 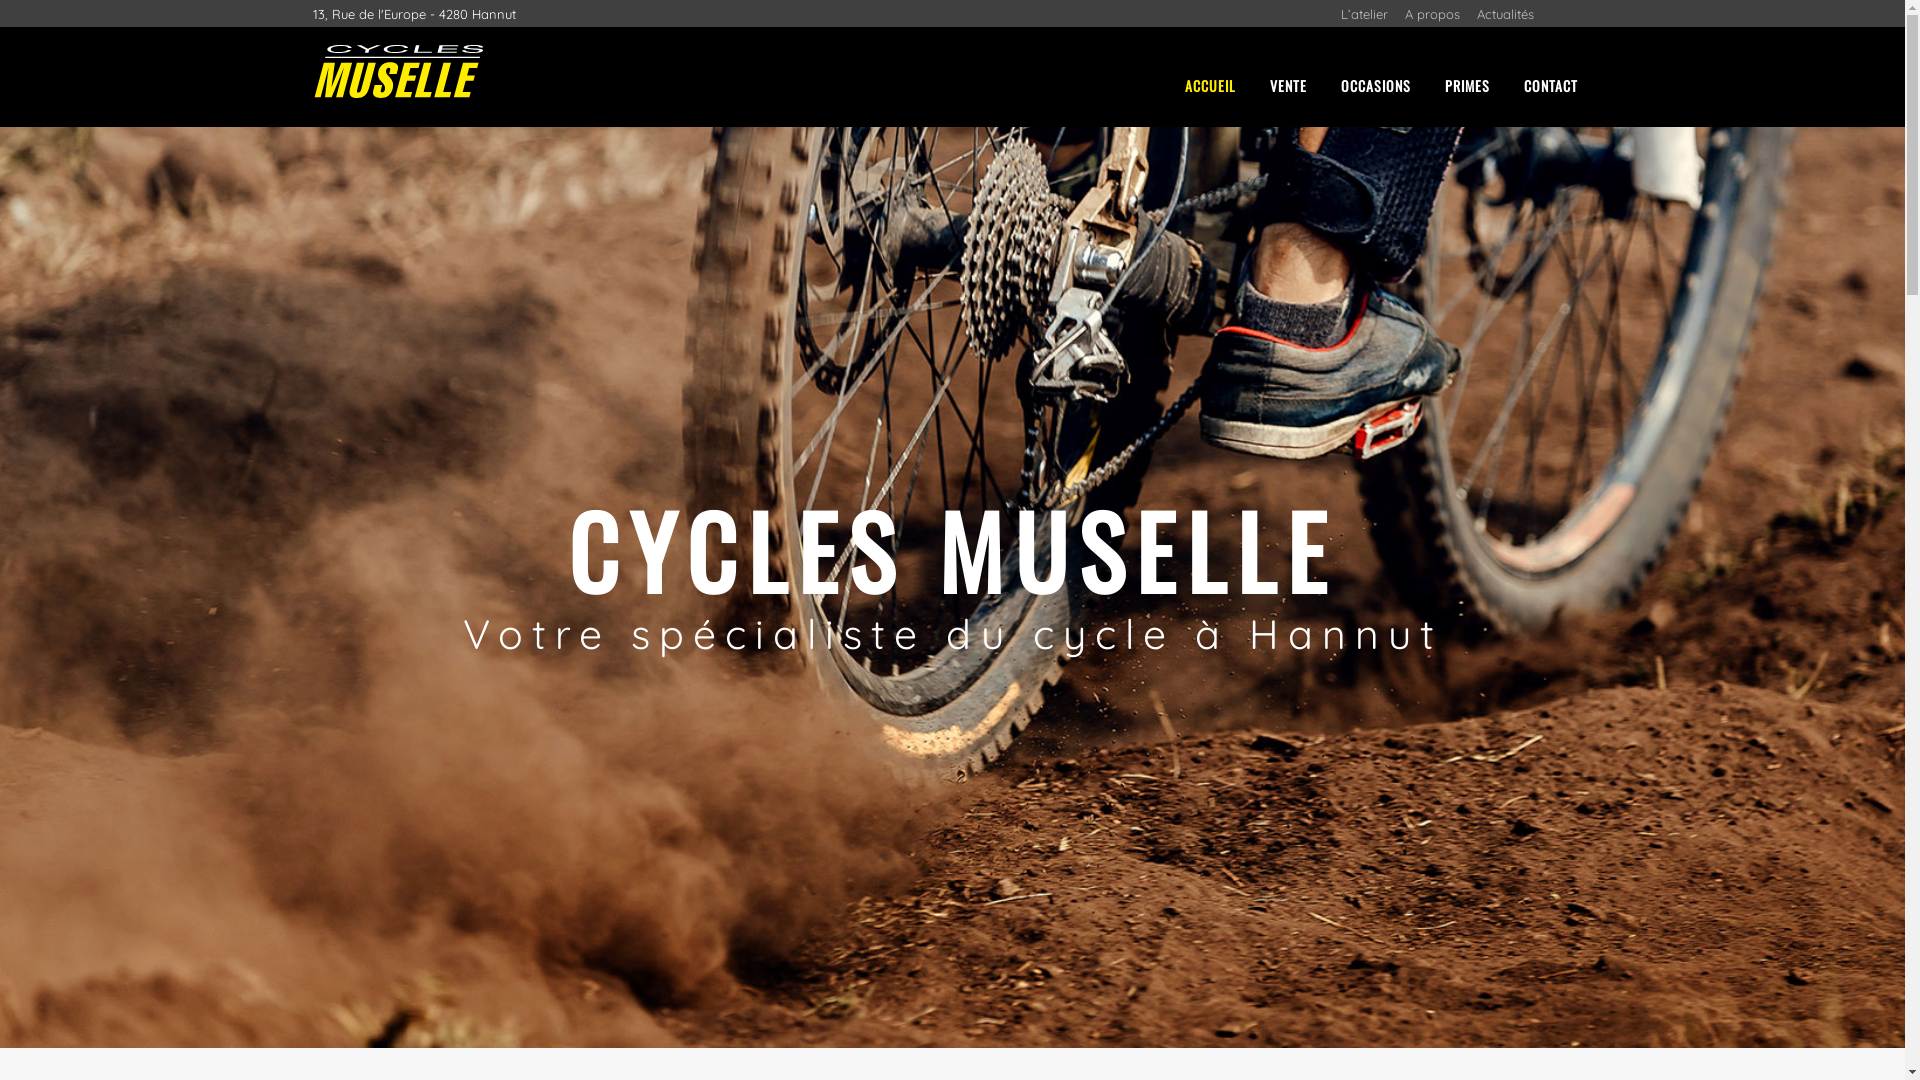 What do you see at coordinates (1402, 14) in the screenshot?
I see `'A propos'` at bounding box center [1402, 14].